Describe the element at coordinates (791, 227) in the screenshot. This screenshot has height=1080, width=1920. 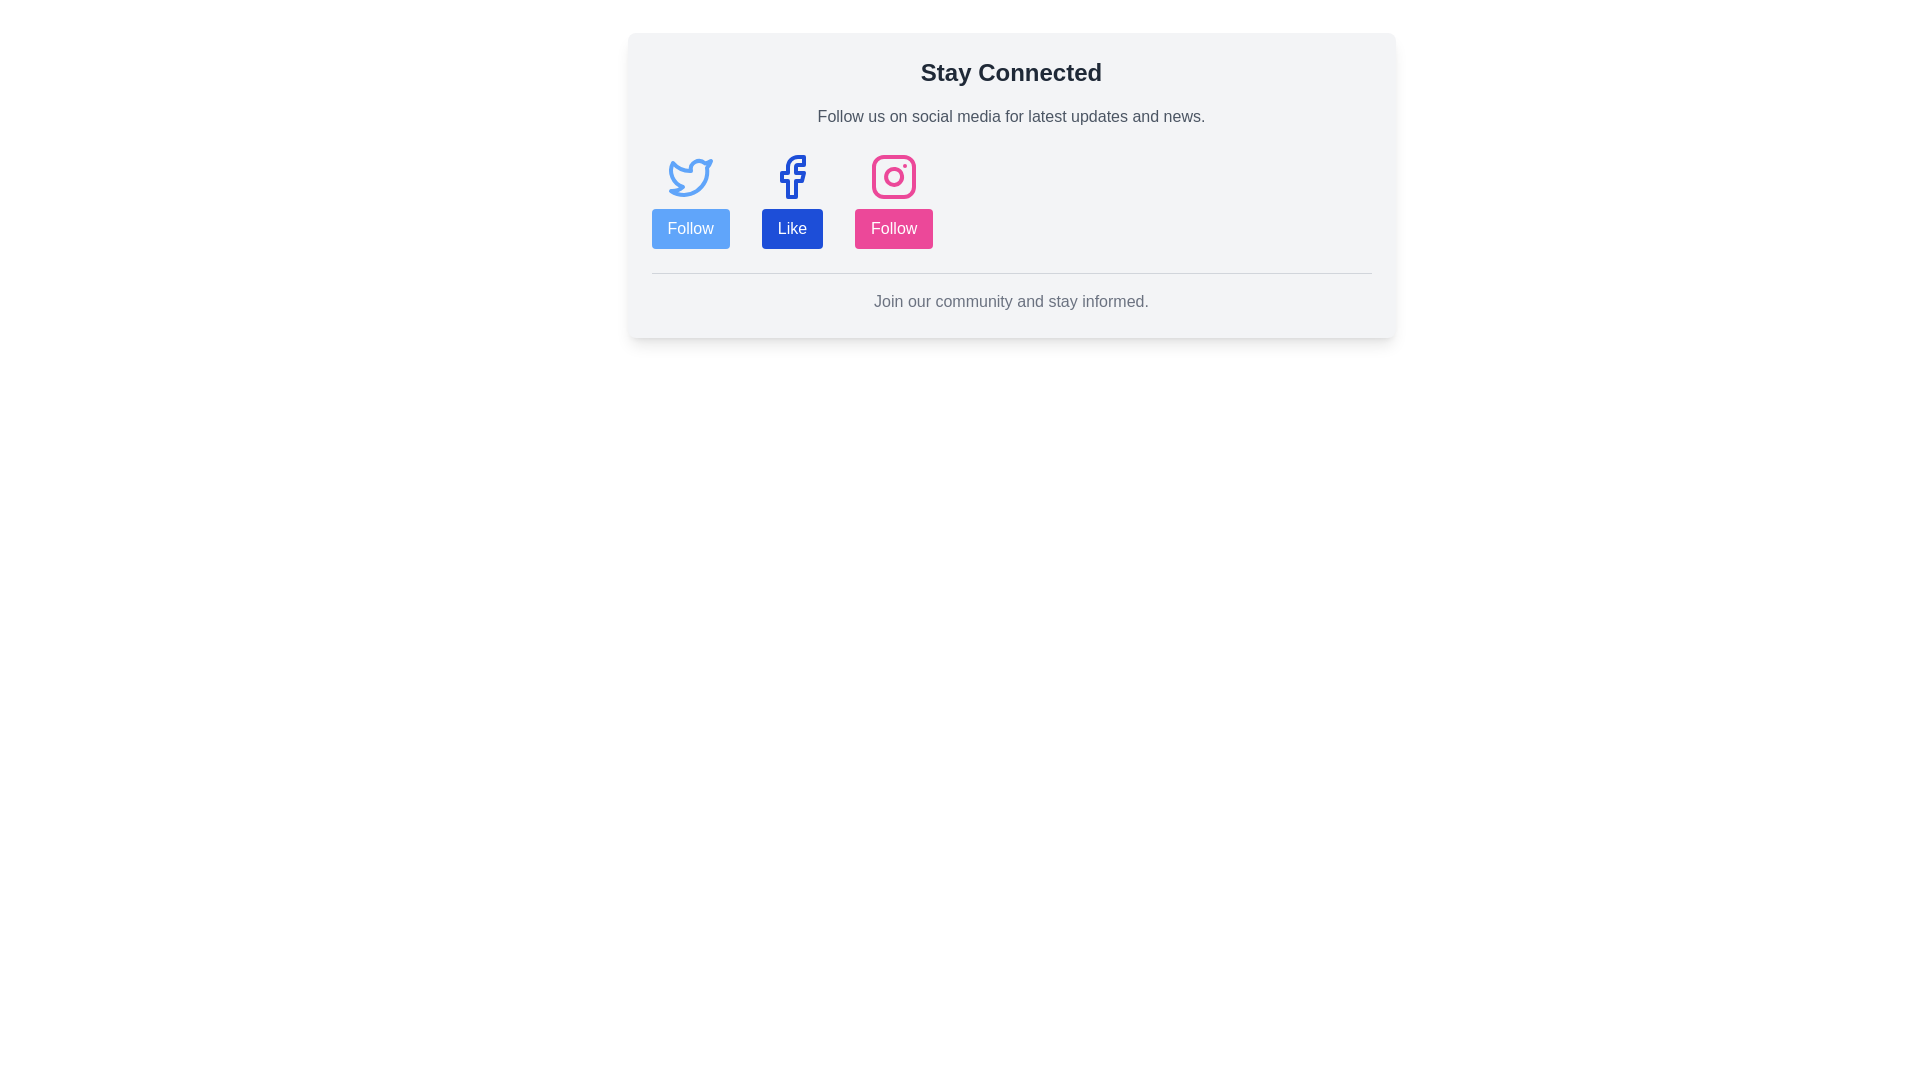
I see `the 'like' button located directly below the Facebook icon in the 'Stay Connected' section to interact with the associated content` at that location.